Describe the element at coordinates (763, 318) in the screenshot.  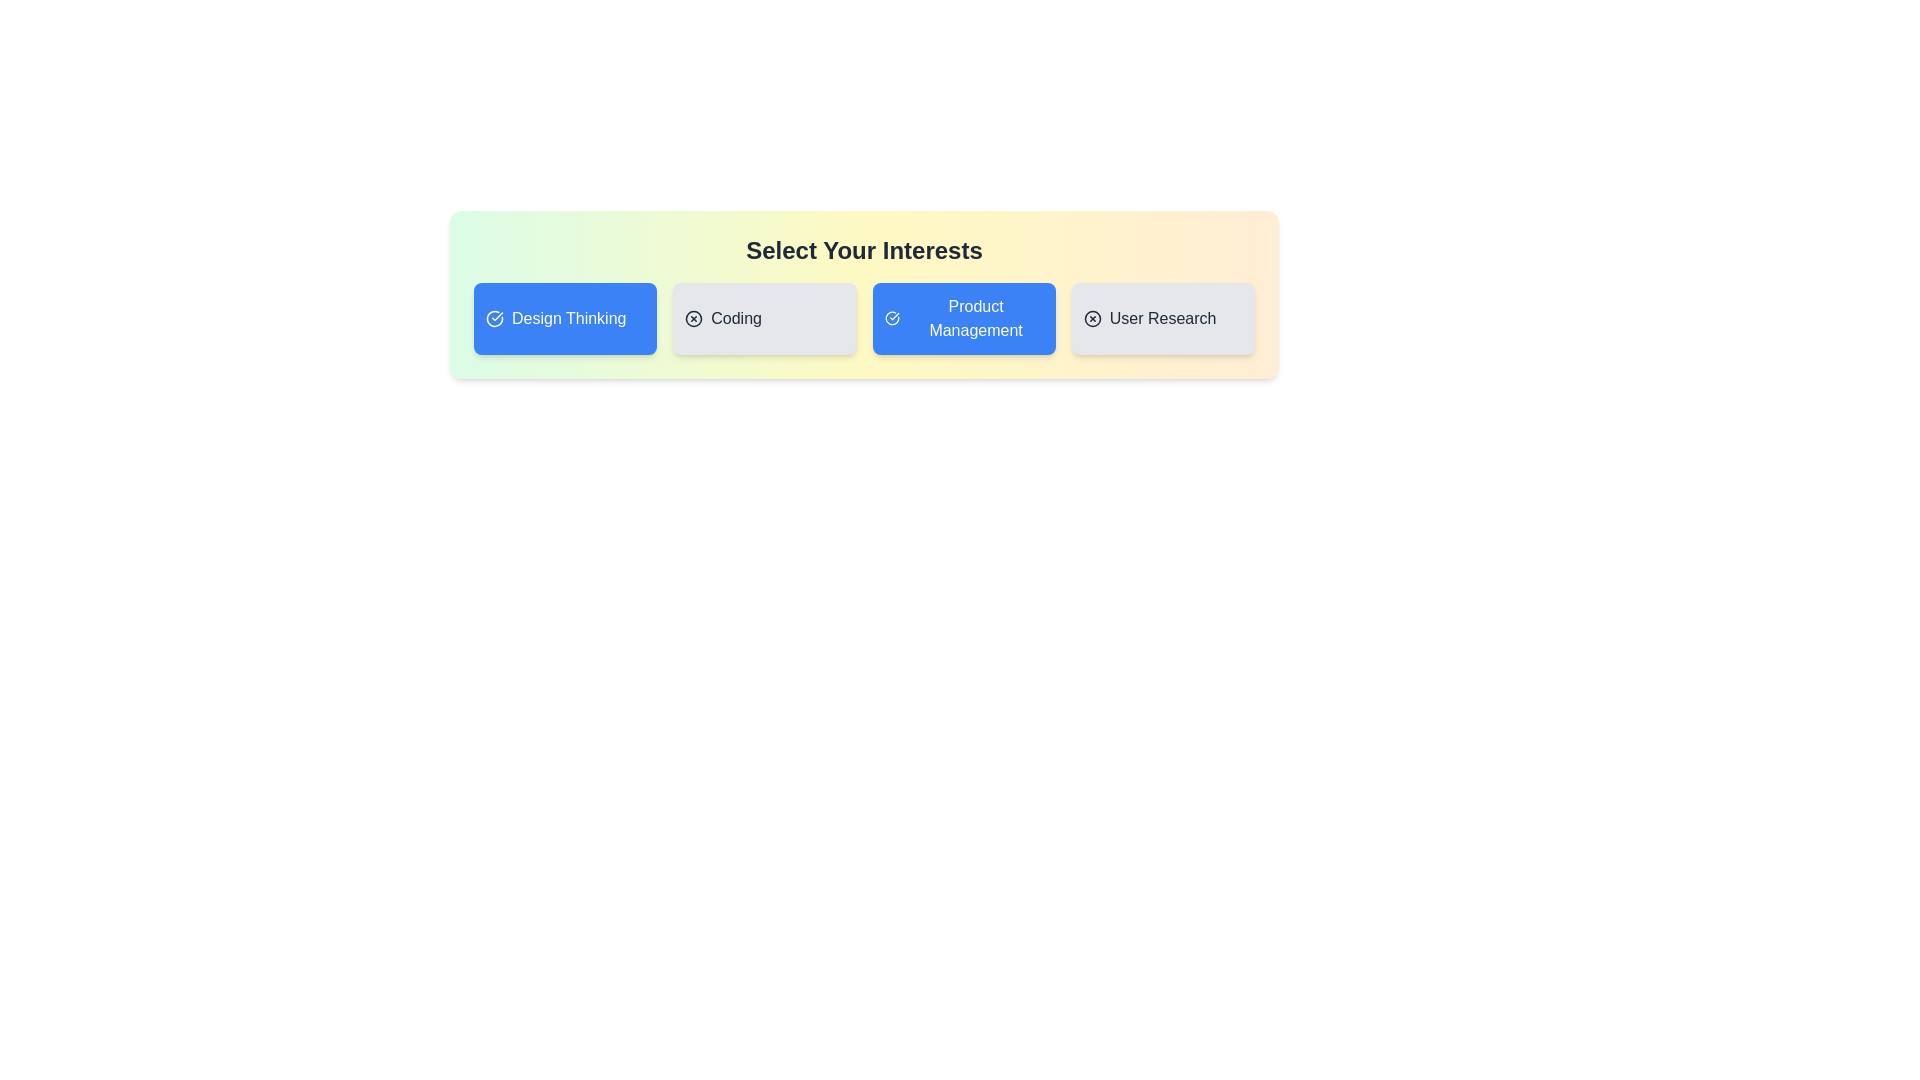
I see `the chip labeled Coding` at that location.